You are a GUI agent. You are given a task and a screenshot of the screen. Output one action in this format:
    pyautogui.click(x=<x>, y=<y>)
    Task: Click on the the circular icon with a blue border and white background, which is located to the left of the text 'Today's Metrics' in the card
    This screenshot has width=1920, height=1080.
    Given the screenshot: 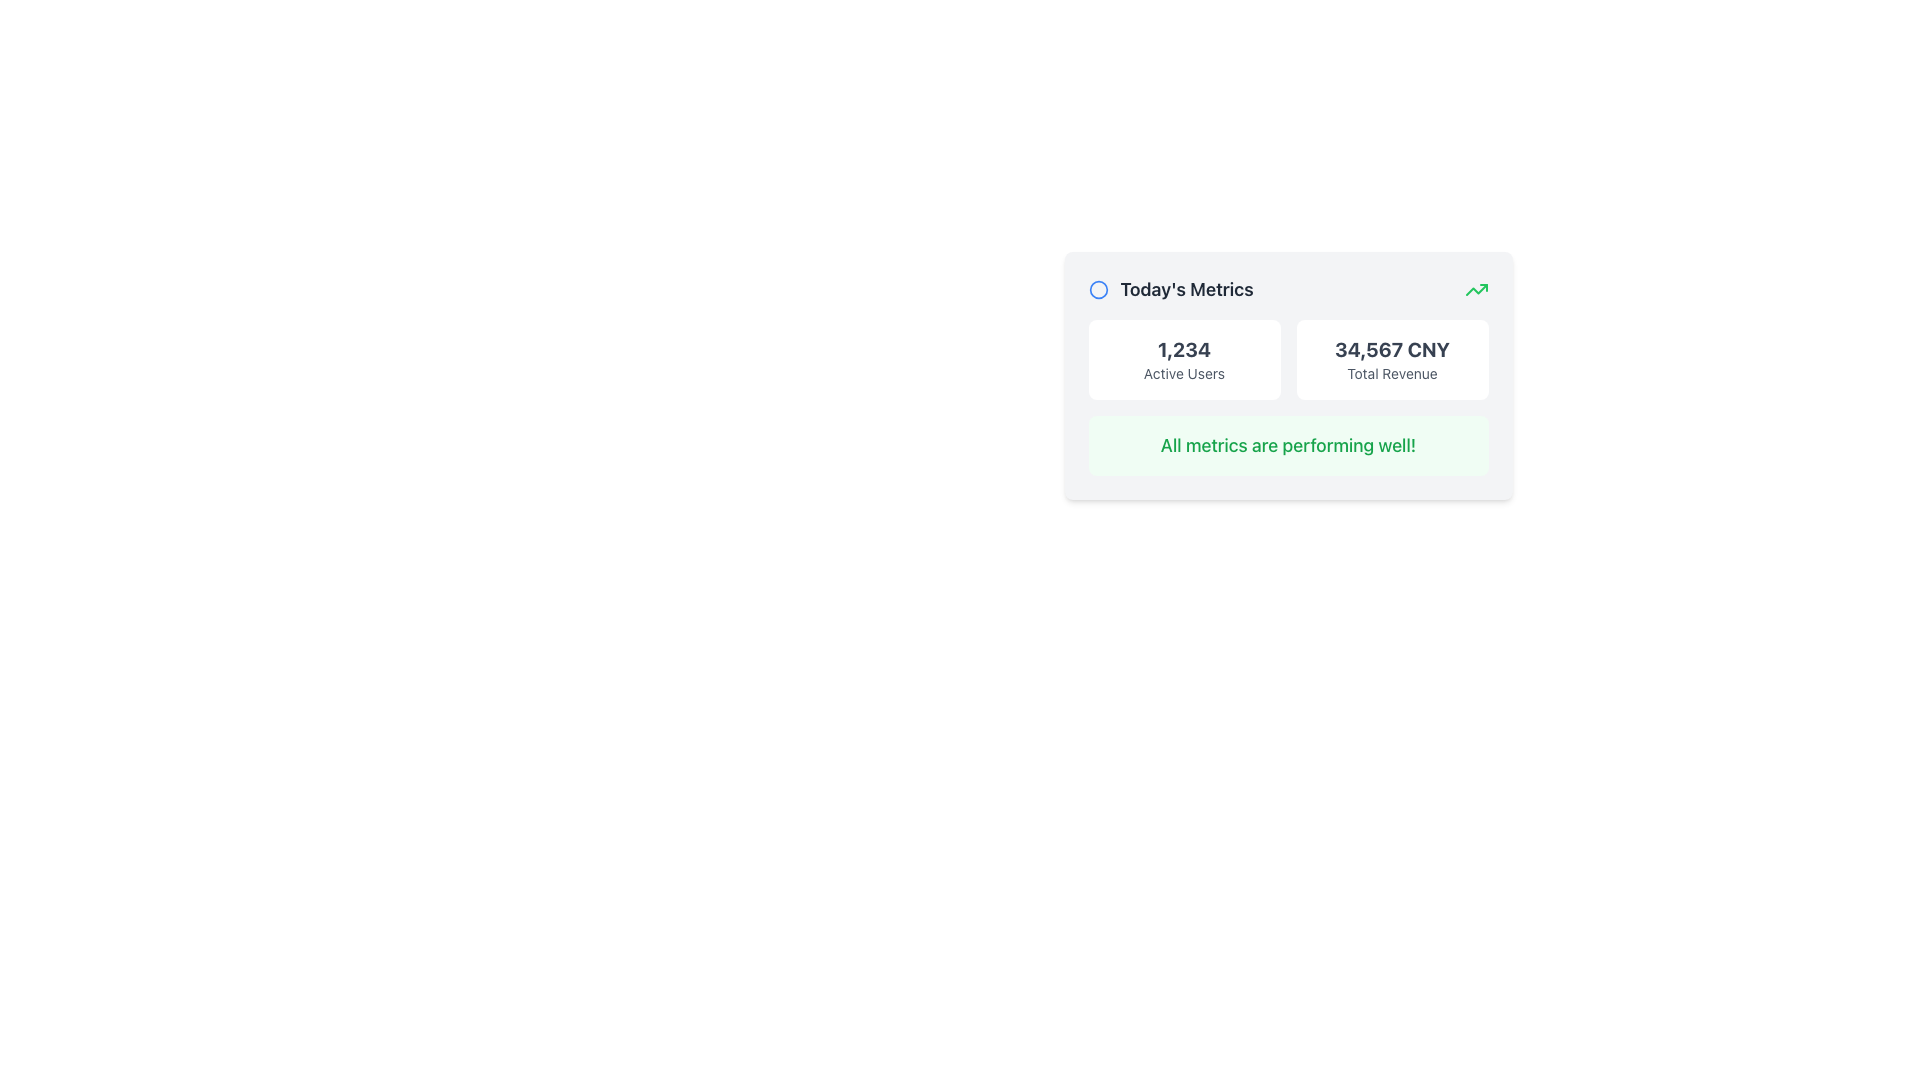 What is the action you would take?
    pyautogui.click(x=1097, y=289)
    